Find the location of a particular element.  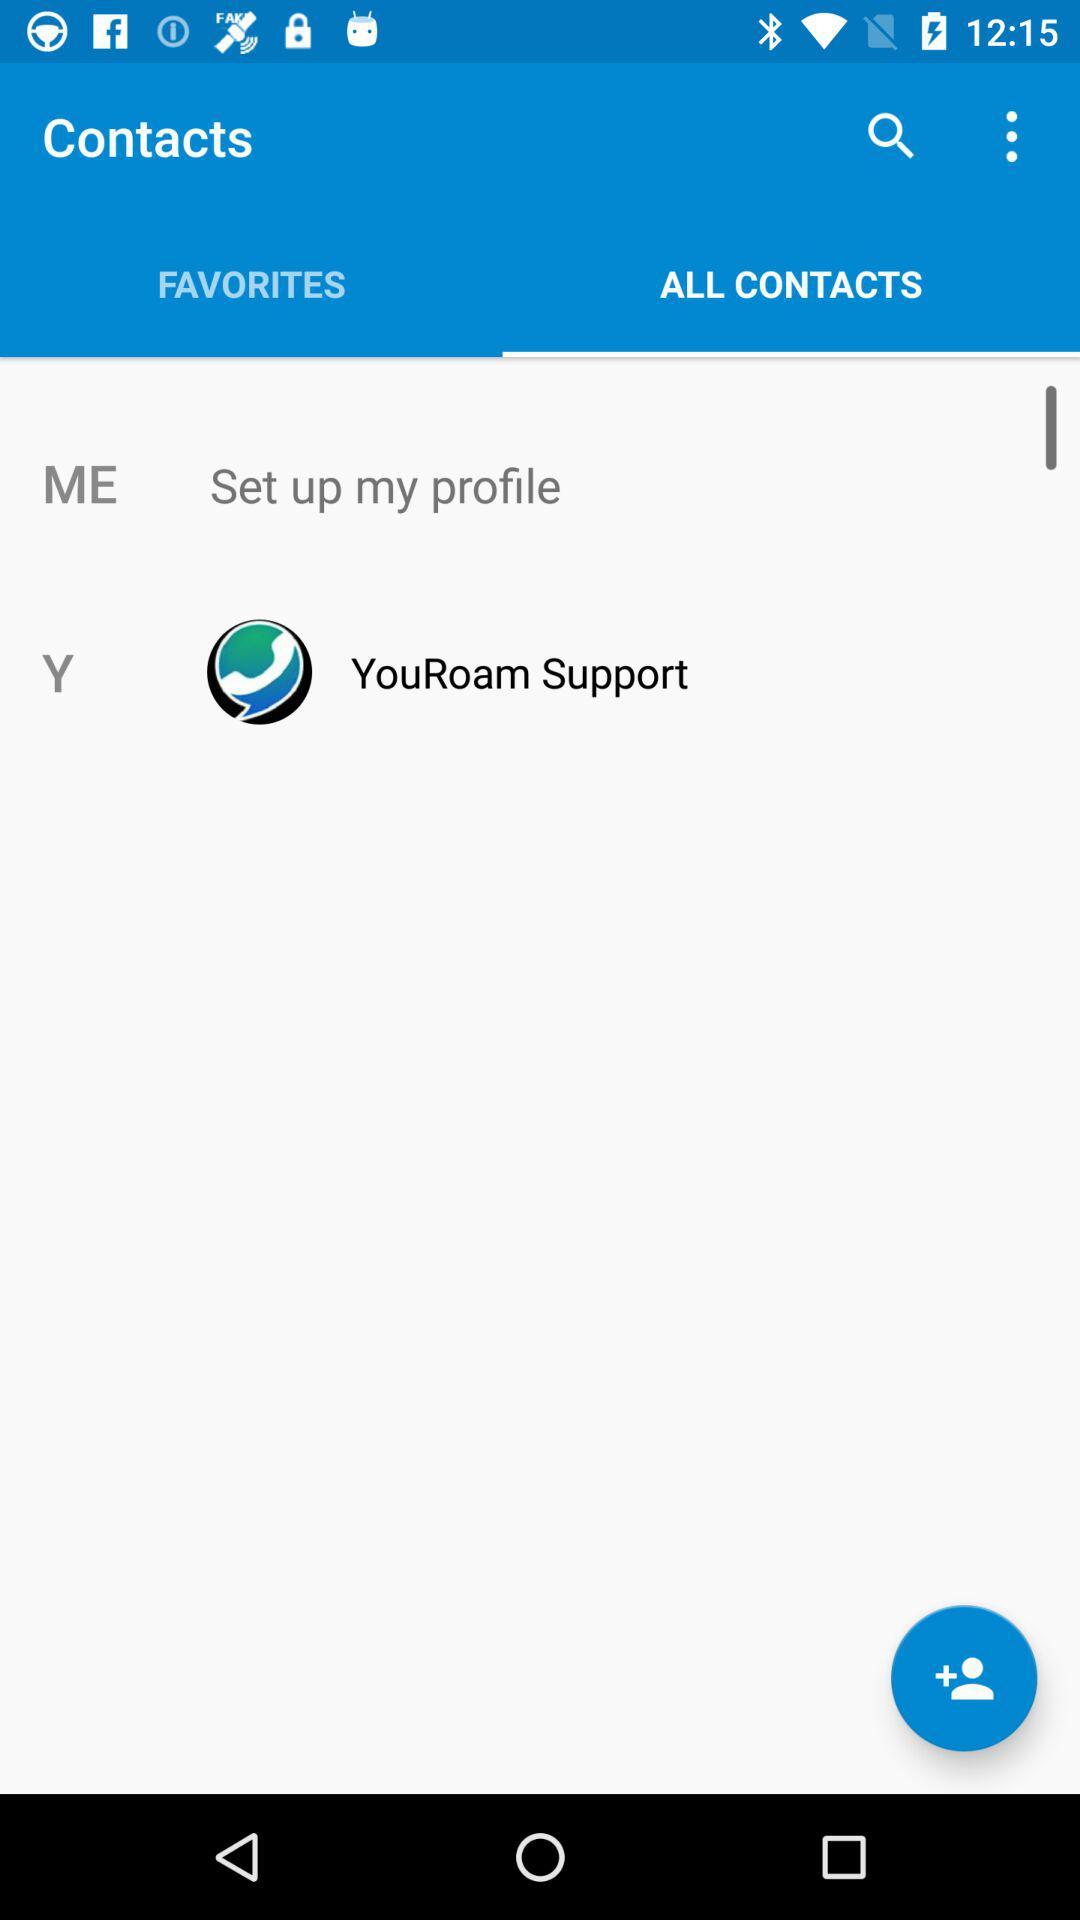

the item above the me app is located at coordinates (250, 282).